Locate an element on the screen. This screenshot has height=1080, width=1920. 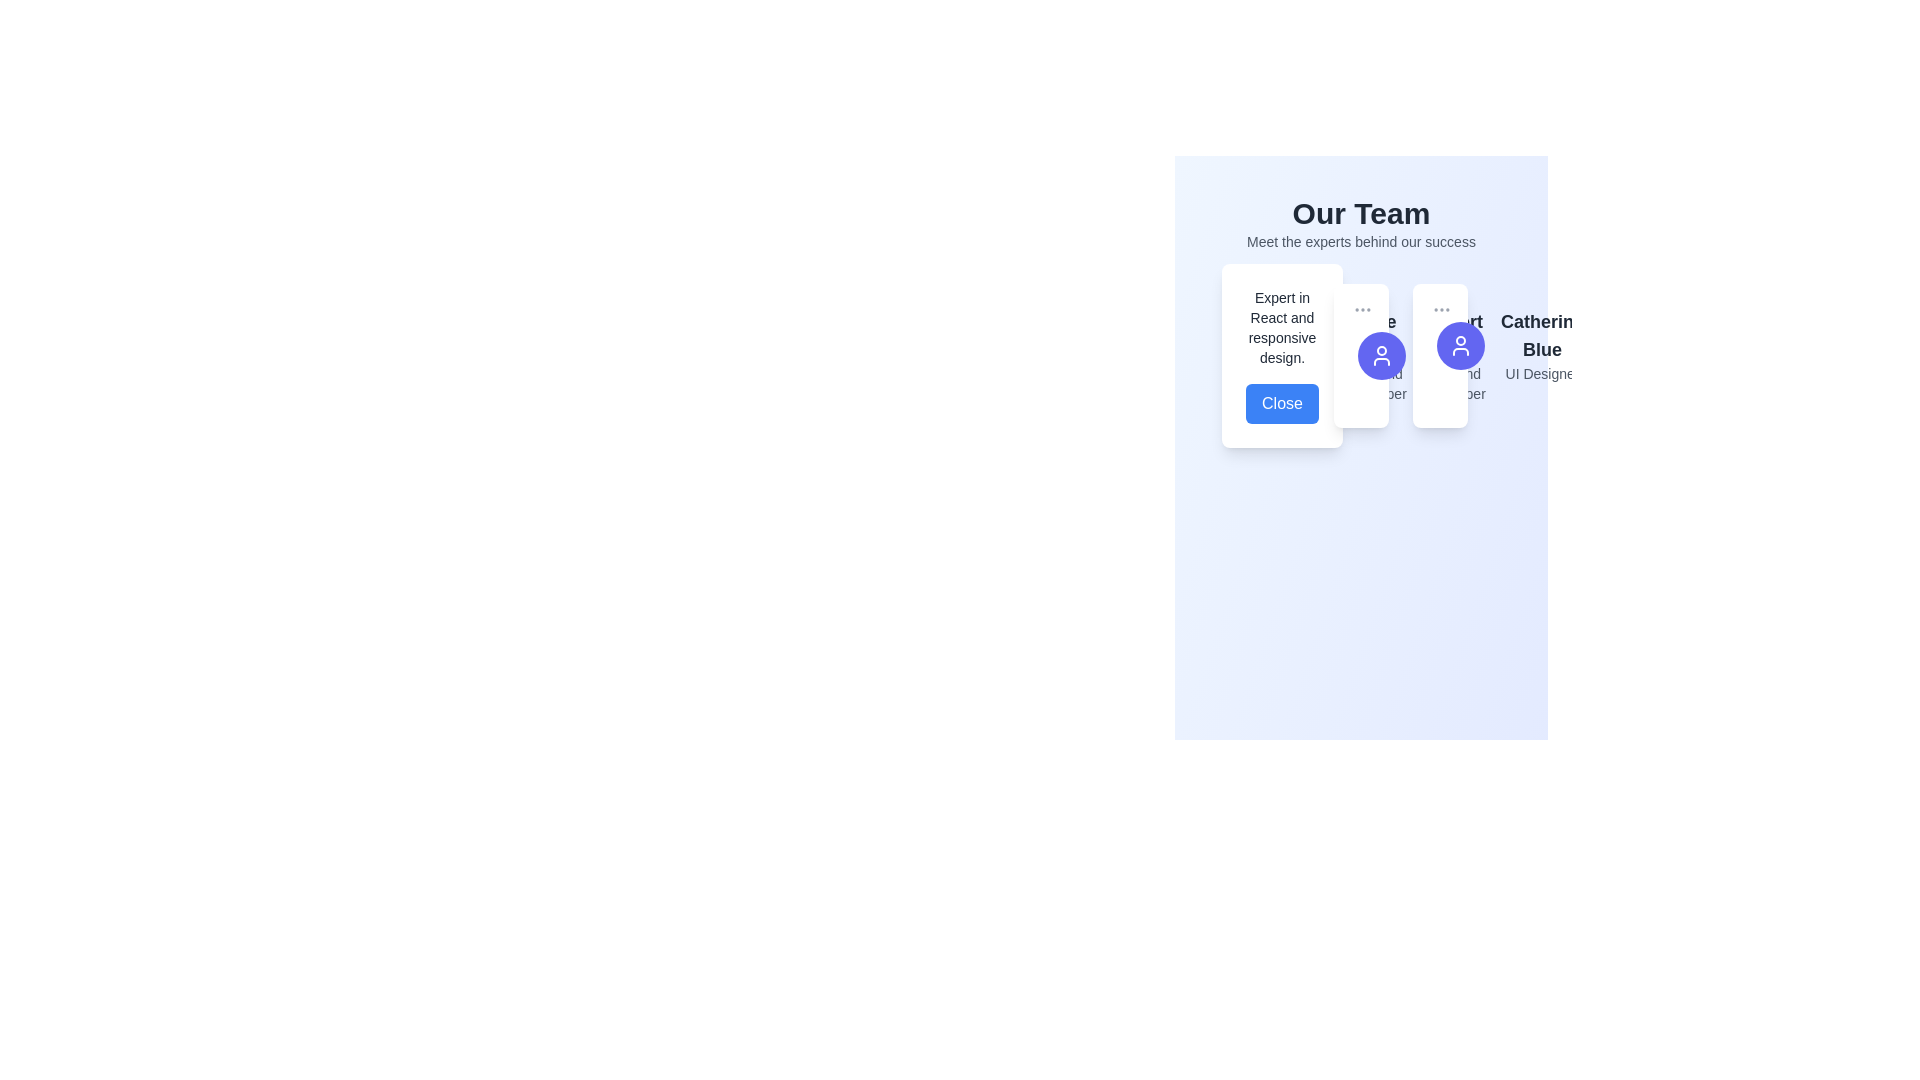
the decorative circular badge representing the user profile for 'Alice Green', positioned in the top-left corner of the team card is located at coordinates (1302, 354).